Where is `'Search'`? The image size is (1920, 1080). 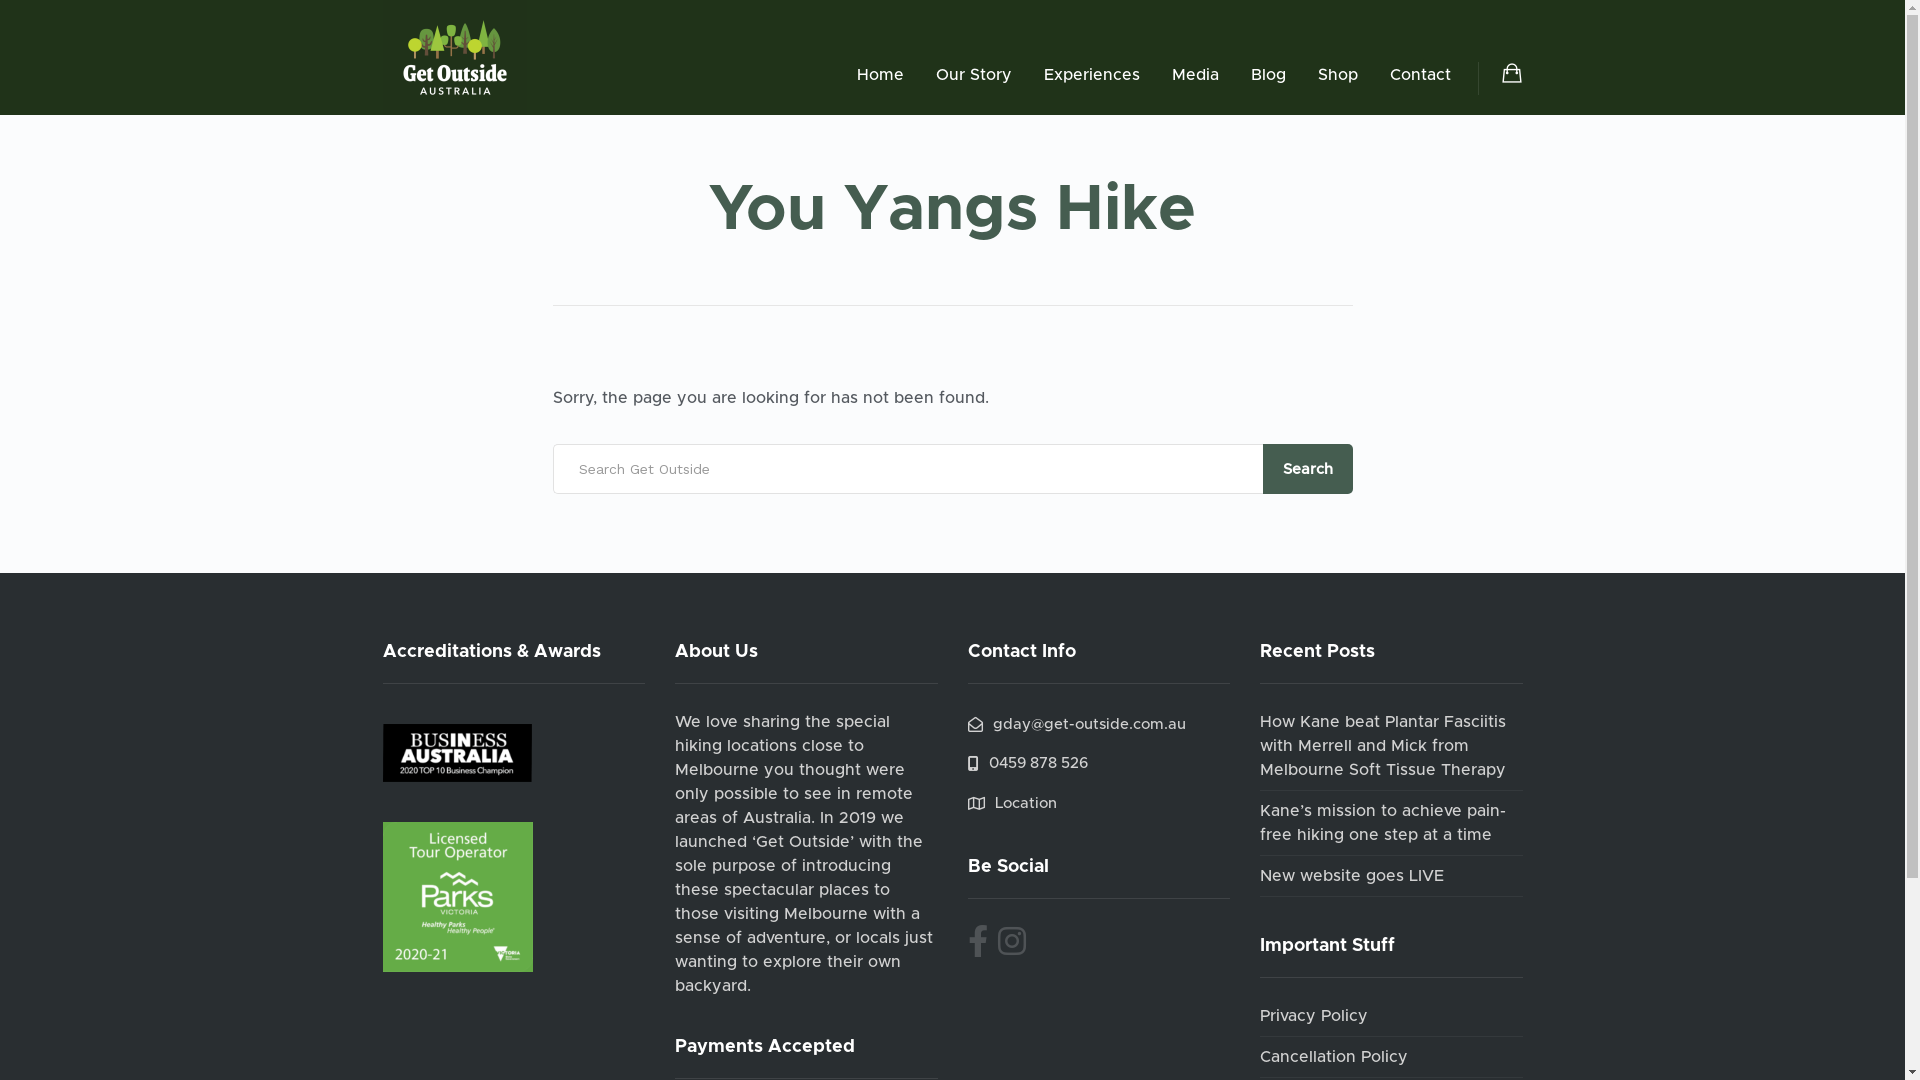
'Search' is located at coordinates (1306, 469).